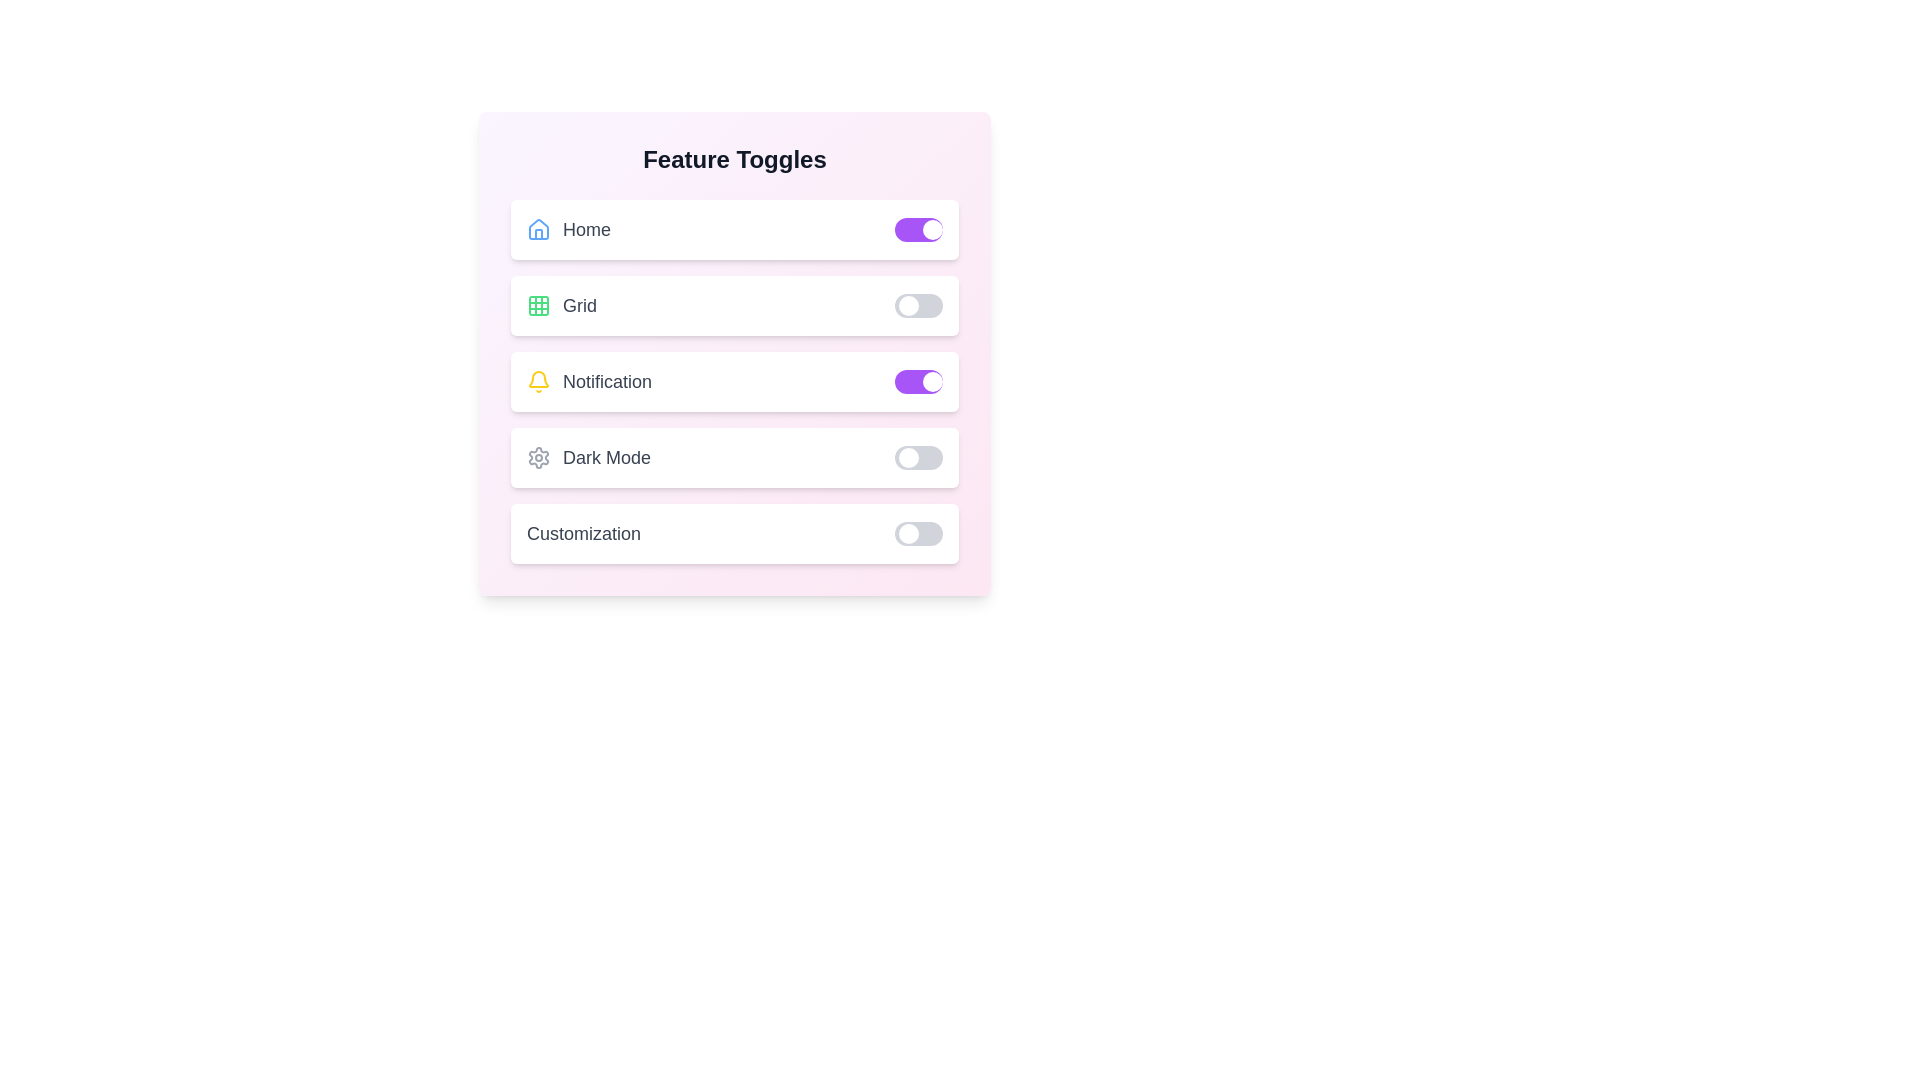  I want to click on the third toggle section for notifications, which is located between the 'Grid' option above and the 'Dark Mode' option below, so click(733, 381).